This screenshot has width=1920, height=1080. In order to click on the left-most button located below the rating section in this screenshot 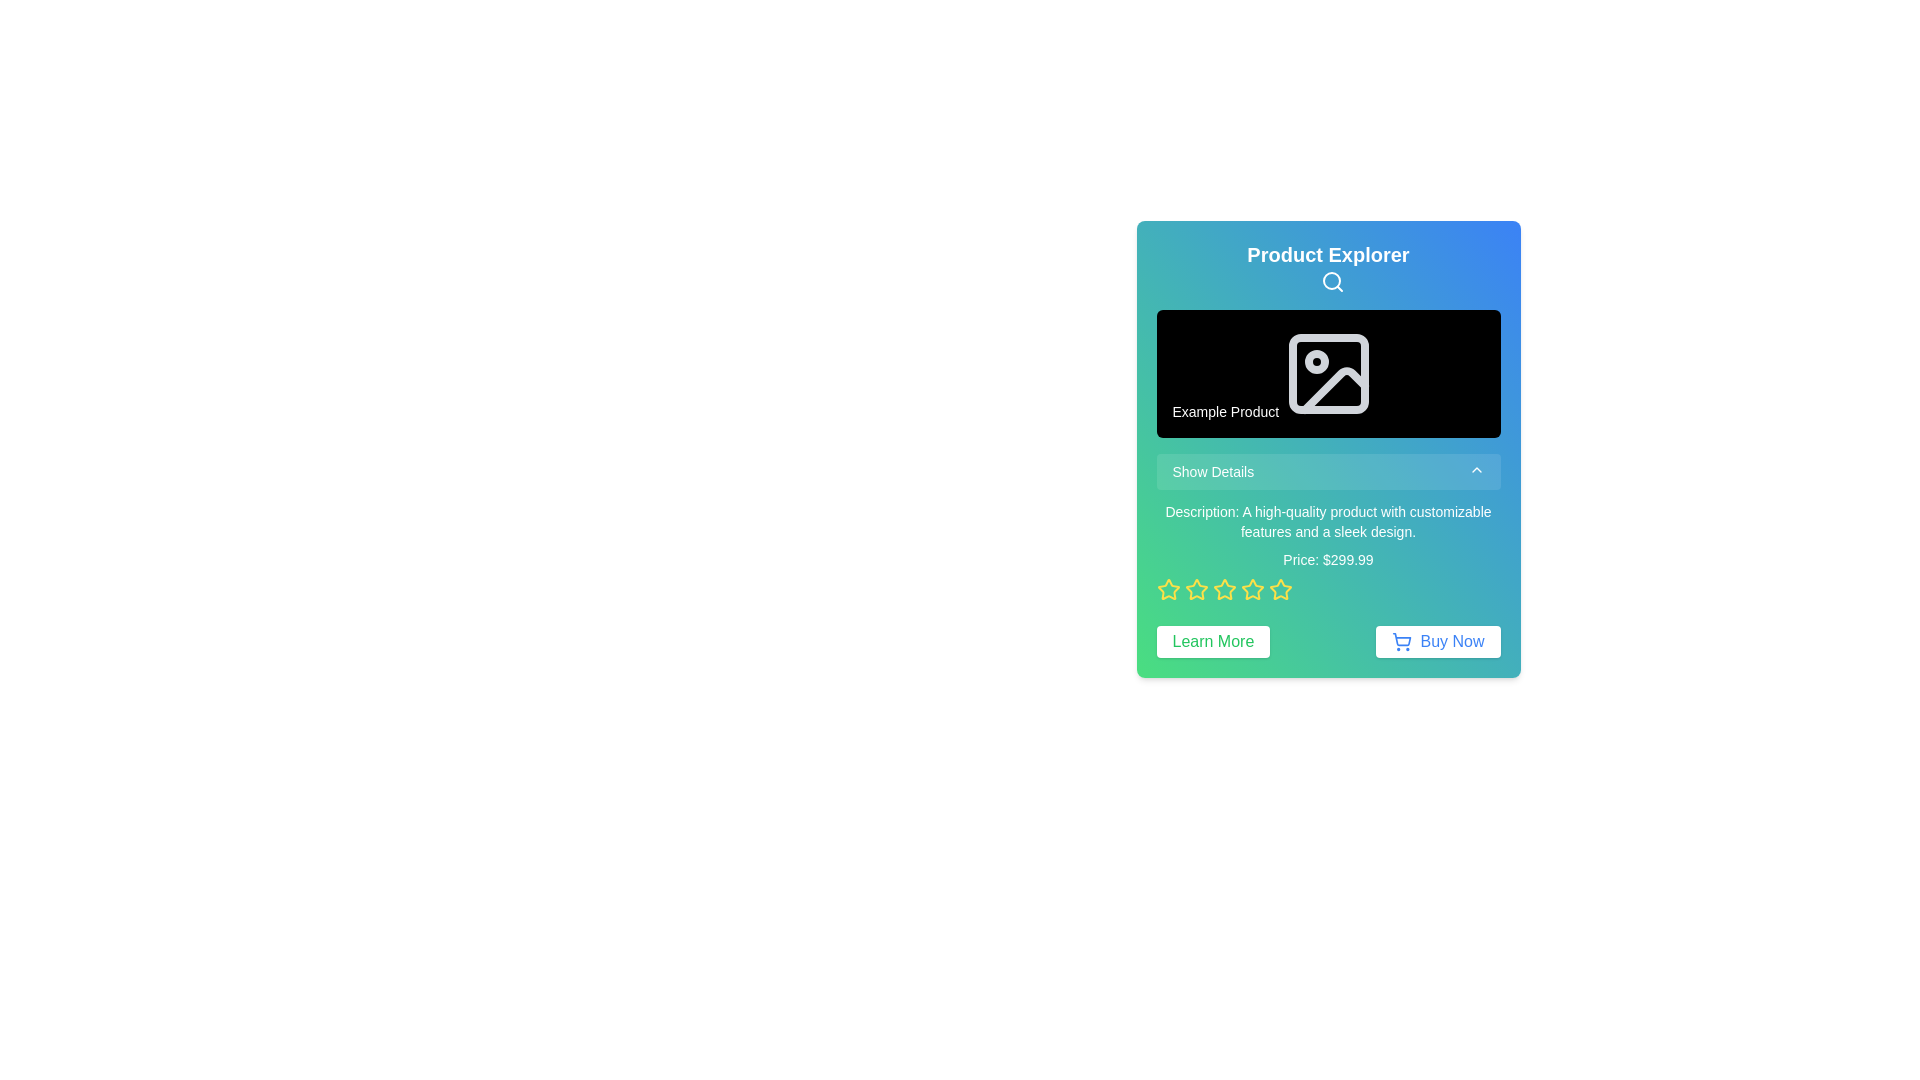, I will do `click(1212, 641)`.